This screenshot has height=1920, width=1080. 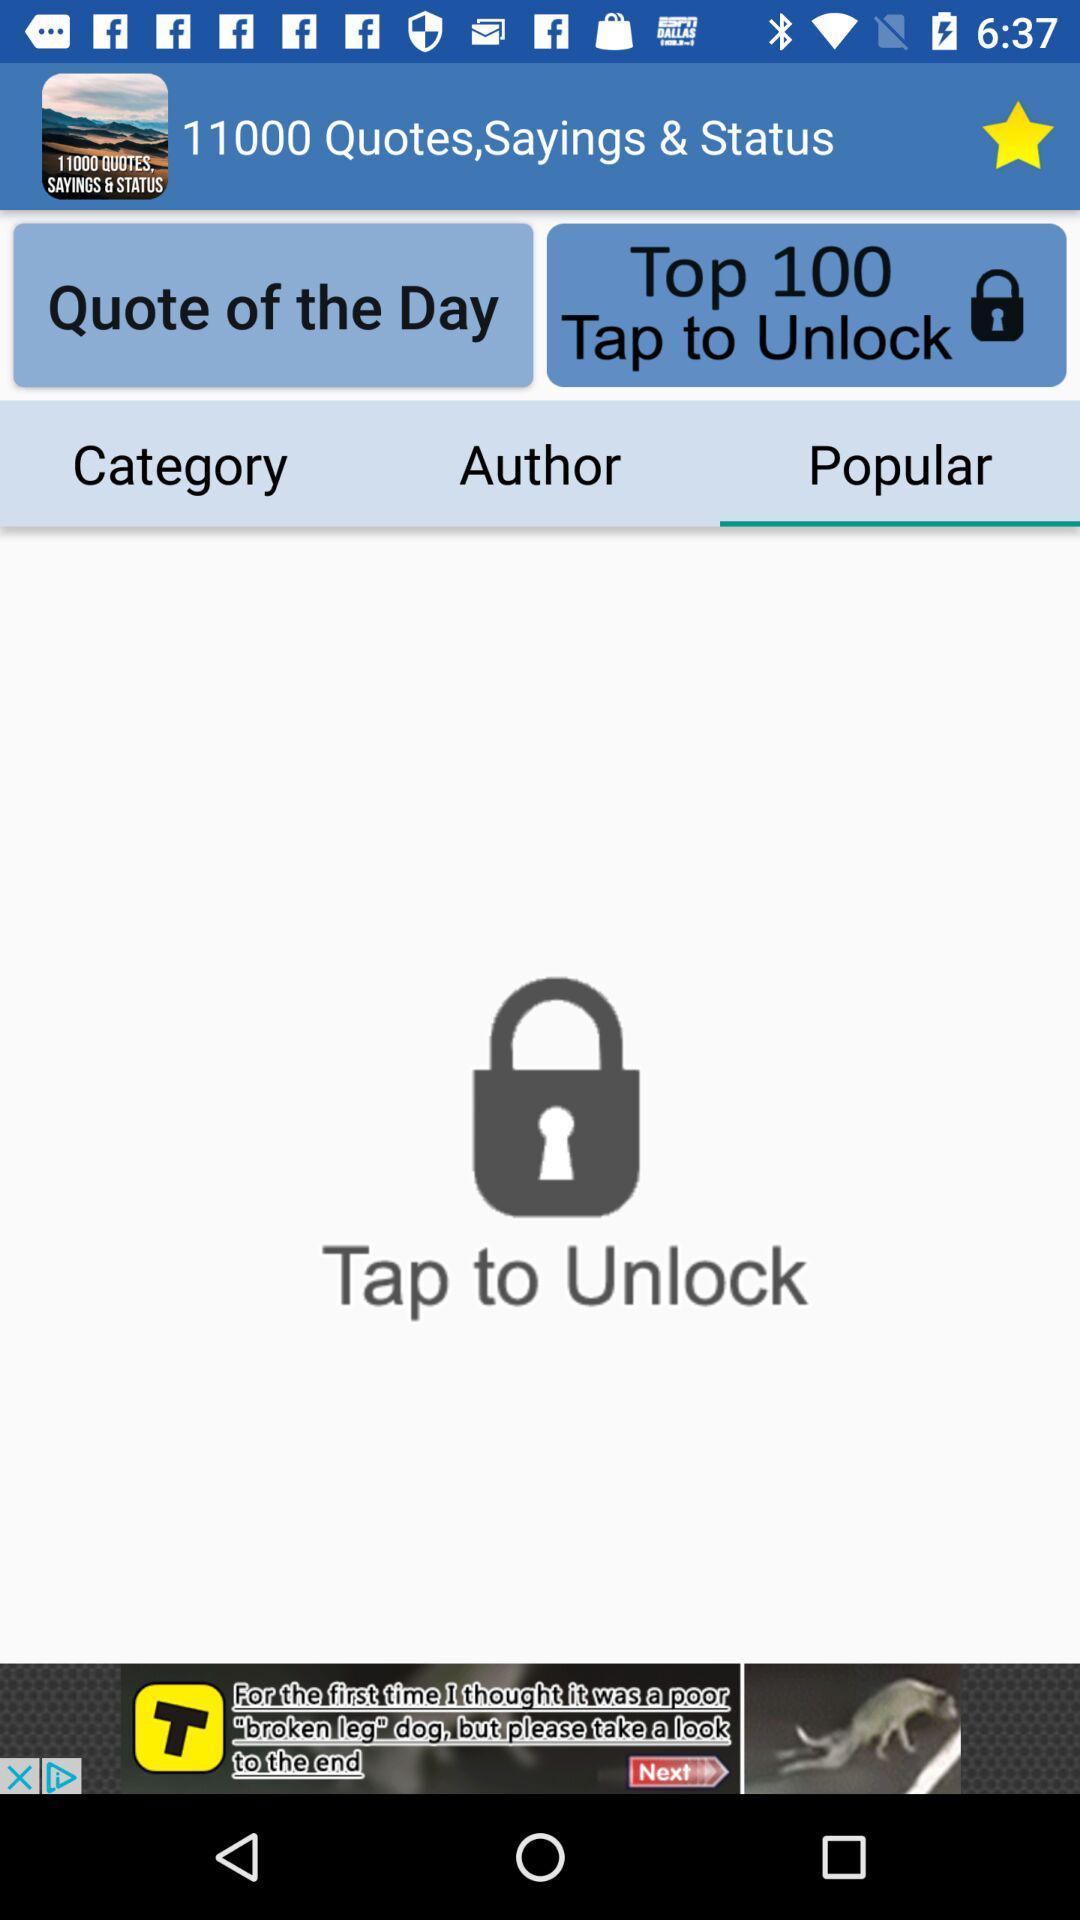 What do you see at coordinates (1017, 135) in the screenshot?
I see `top quotes today` at bounding box center [1017, 135].